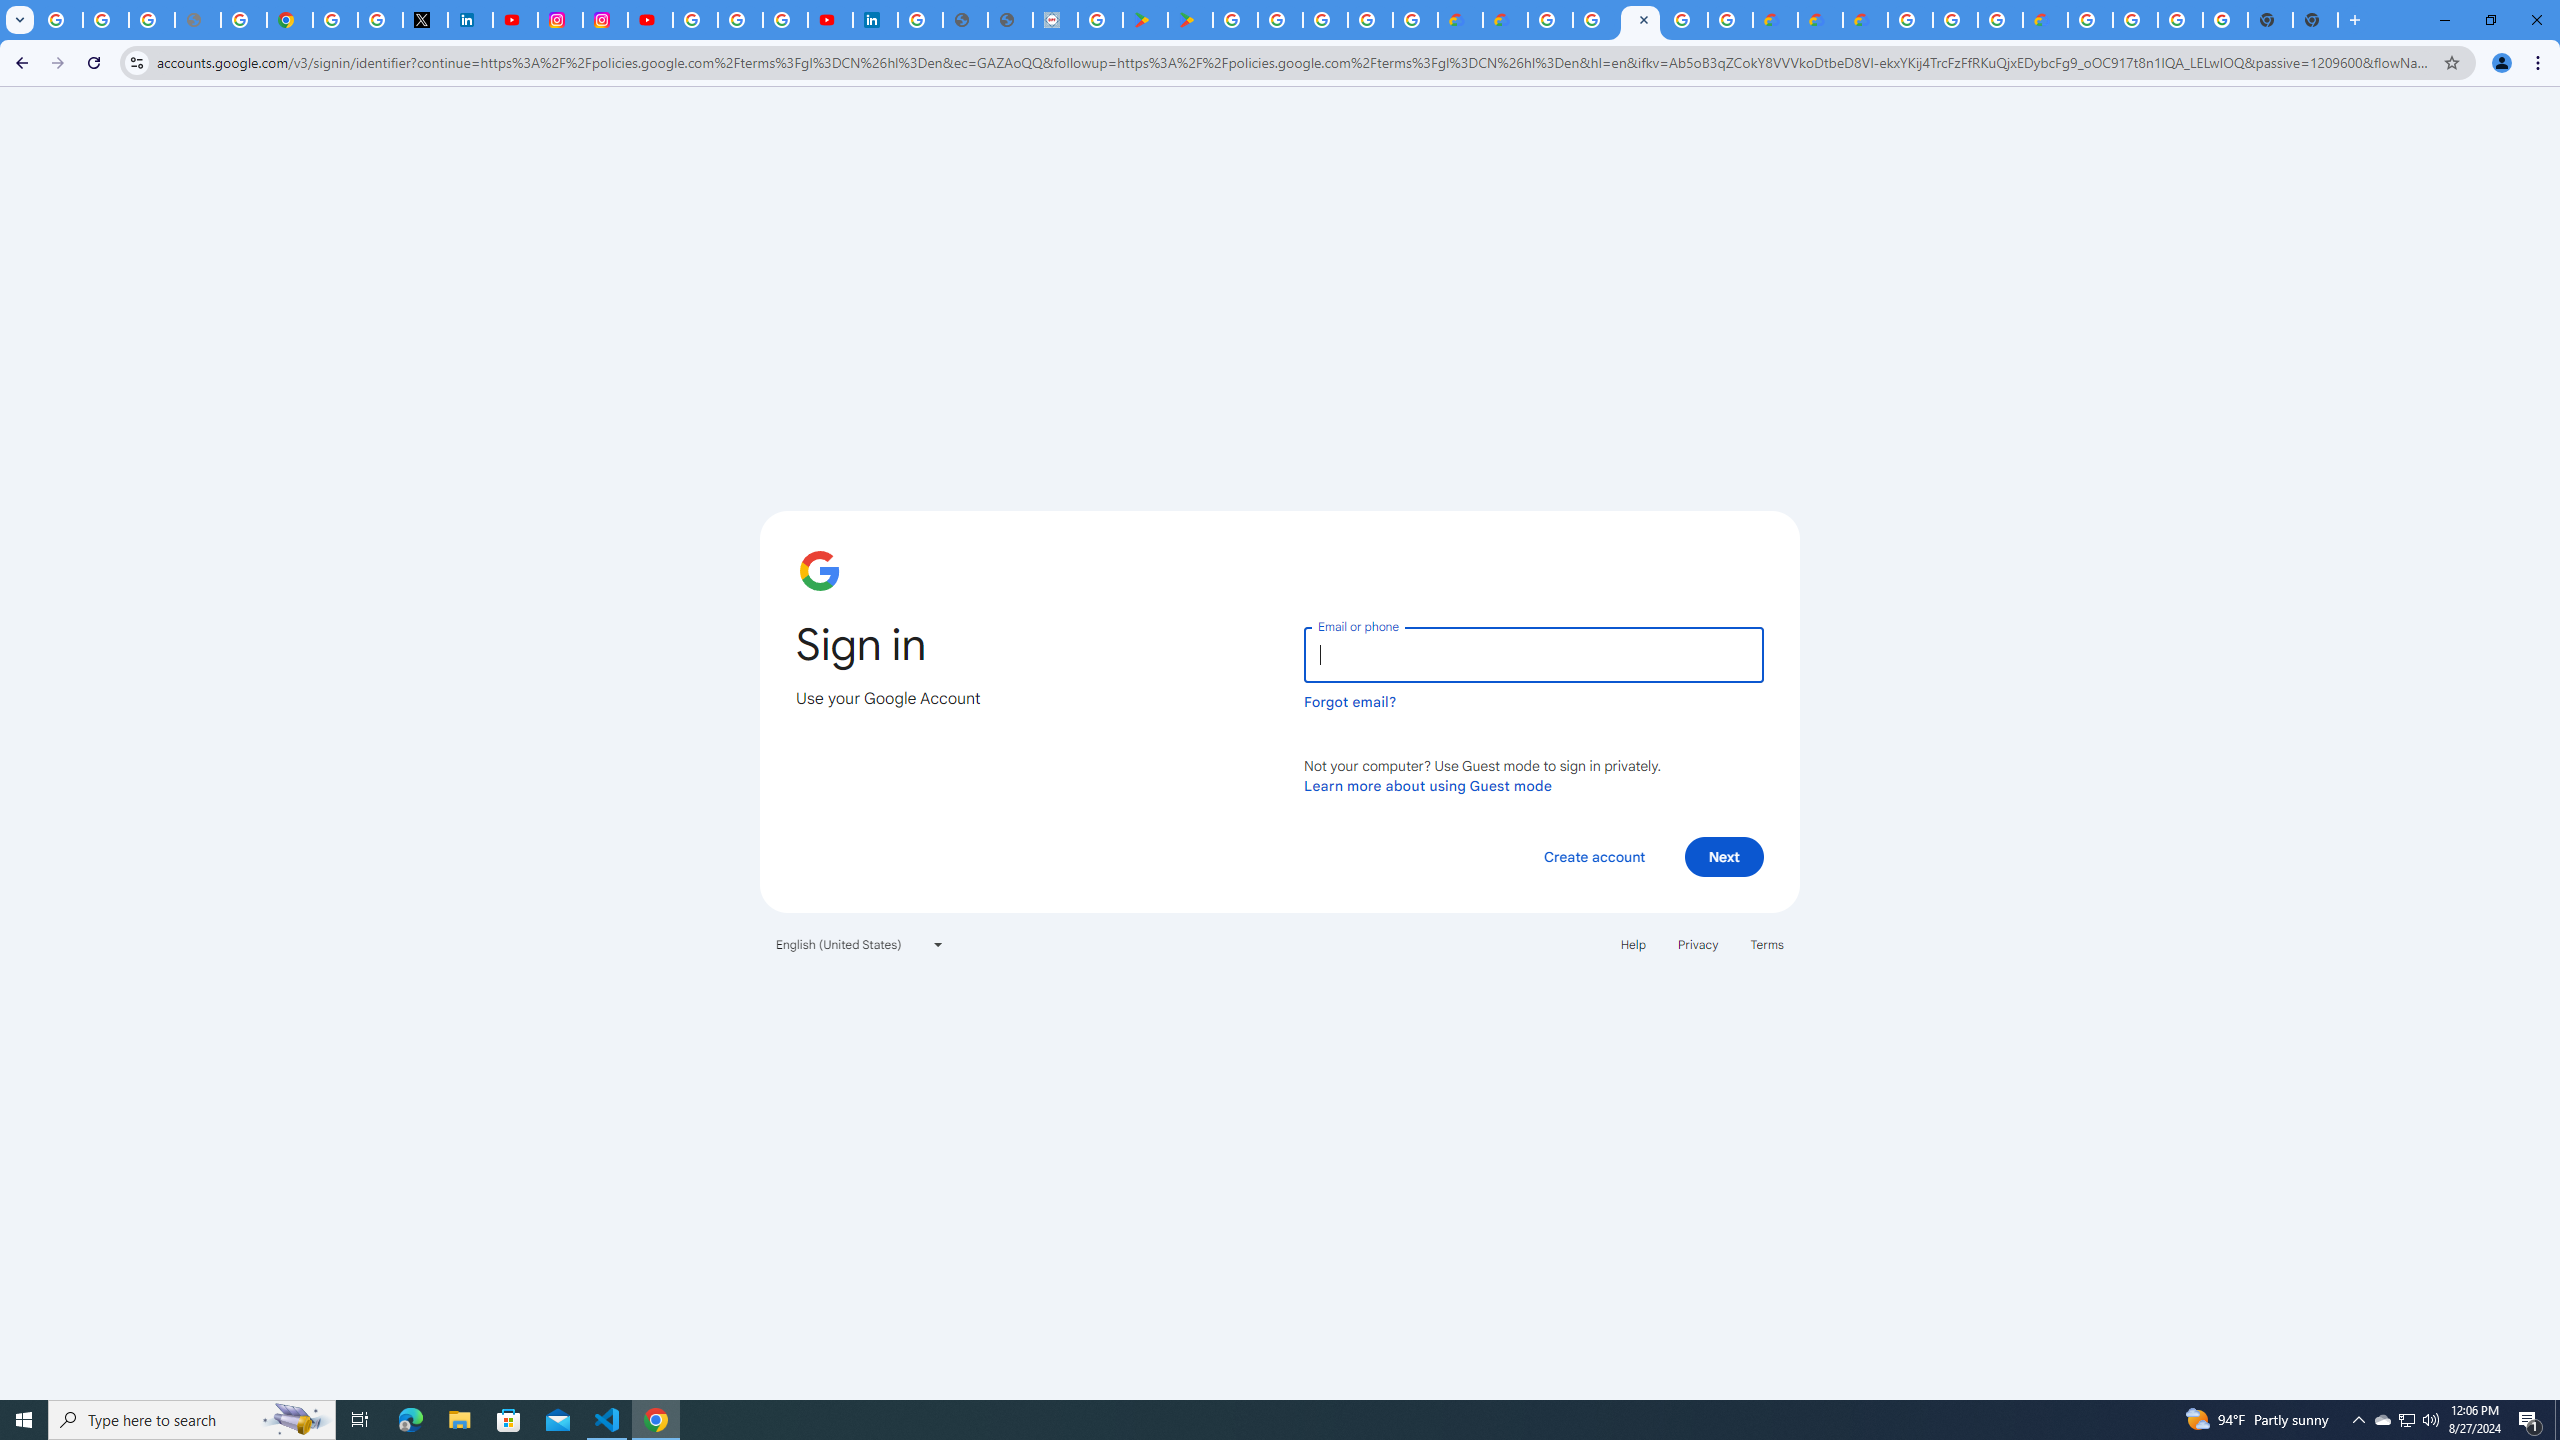 Image resolution: width=2560 pixels, height=1440 pixels. I want to click on 'Google Workspace - Specific Terms', so click(1414, 19).